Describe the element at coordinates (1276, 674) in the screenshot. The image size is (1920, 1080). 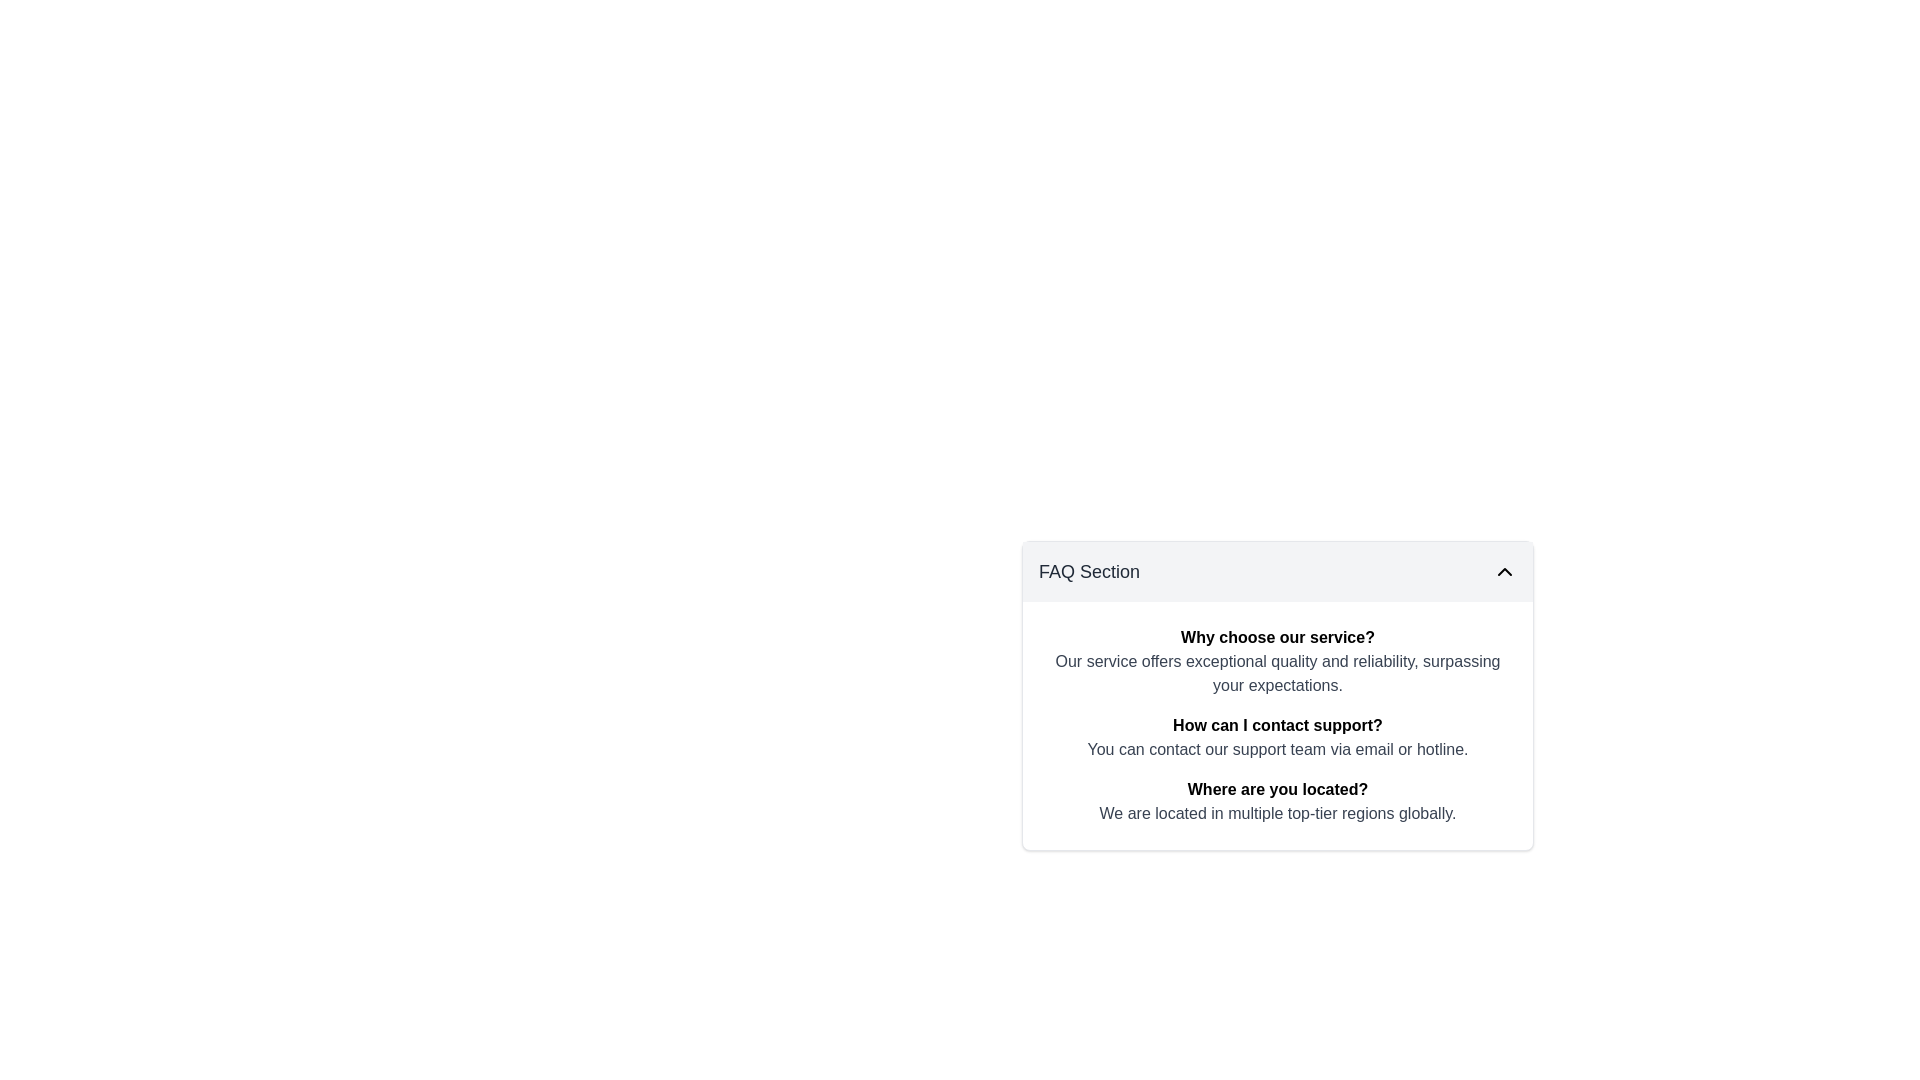
I see `text block located directly below the bold heading 'Why choose our service?' in the FAQ section, which provides a detailed explanation of the quality and reliability of the service` at that location.